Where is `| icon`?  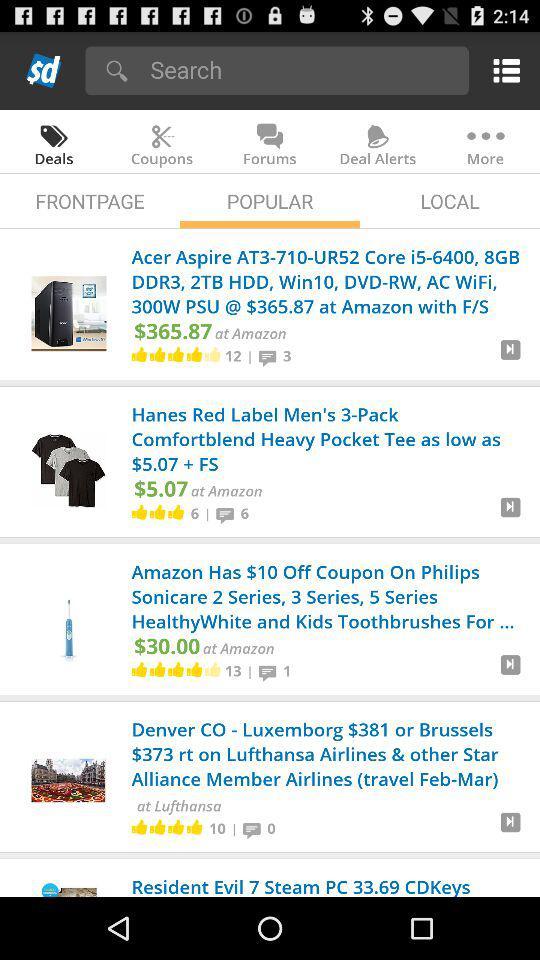 | icon is located at coordinates (233, 828).